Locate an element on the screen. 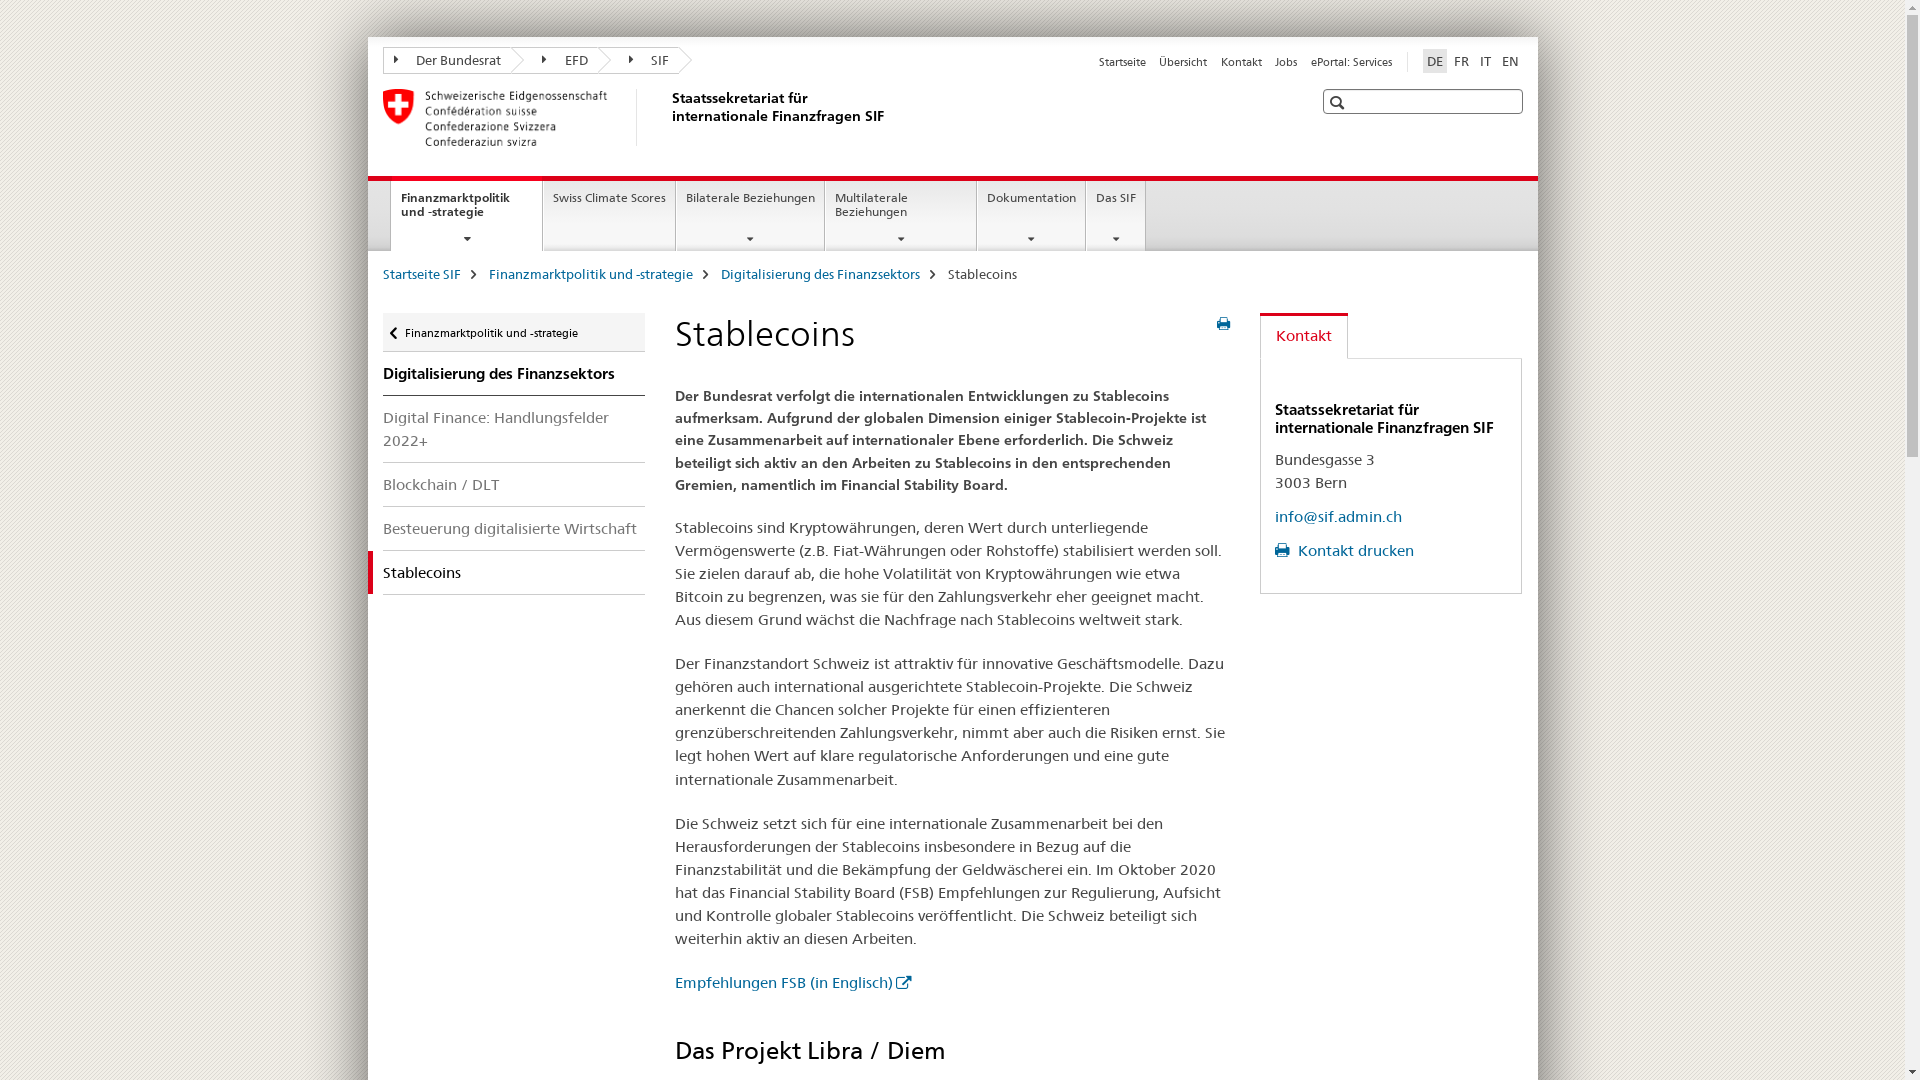 This screenshot has height=1080, width=1920. 'DE' is located at coordinates (1433, 60).